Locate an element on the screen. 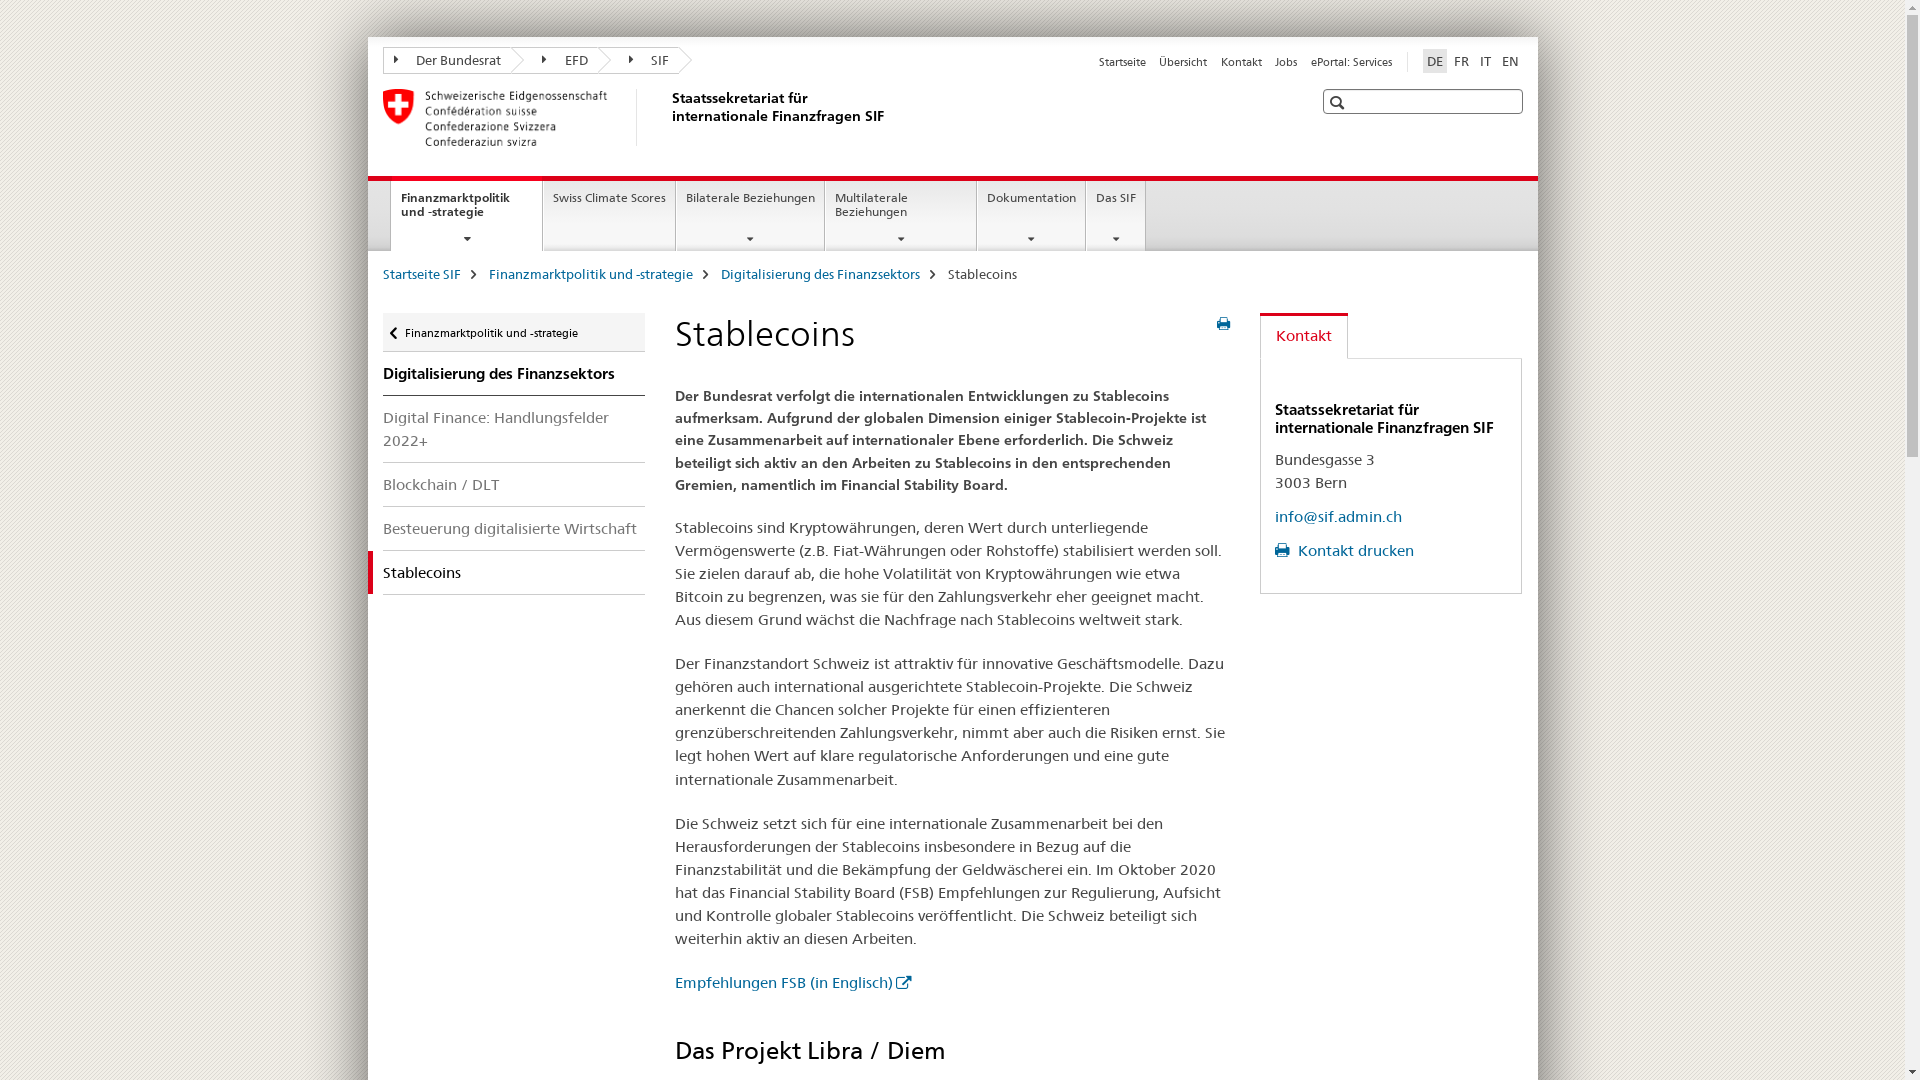 This screenshot has height=1080, width=1920. 'DE' is located at coordinates (1433, 60).